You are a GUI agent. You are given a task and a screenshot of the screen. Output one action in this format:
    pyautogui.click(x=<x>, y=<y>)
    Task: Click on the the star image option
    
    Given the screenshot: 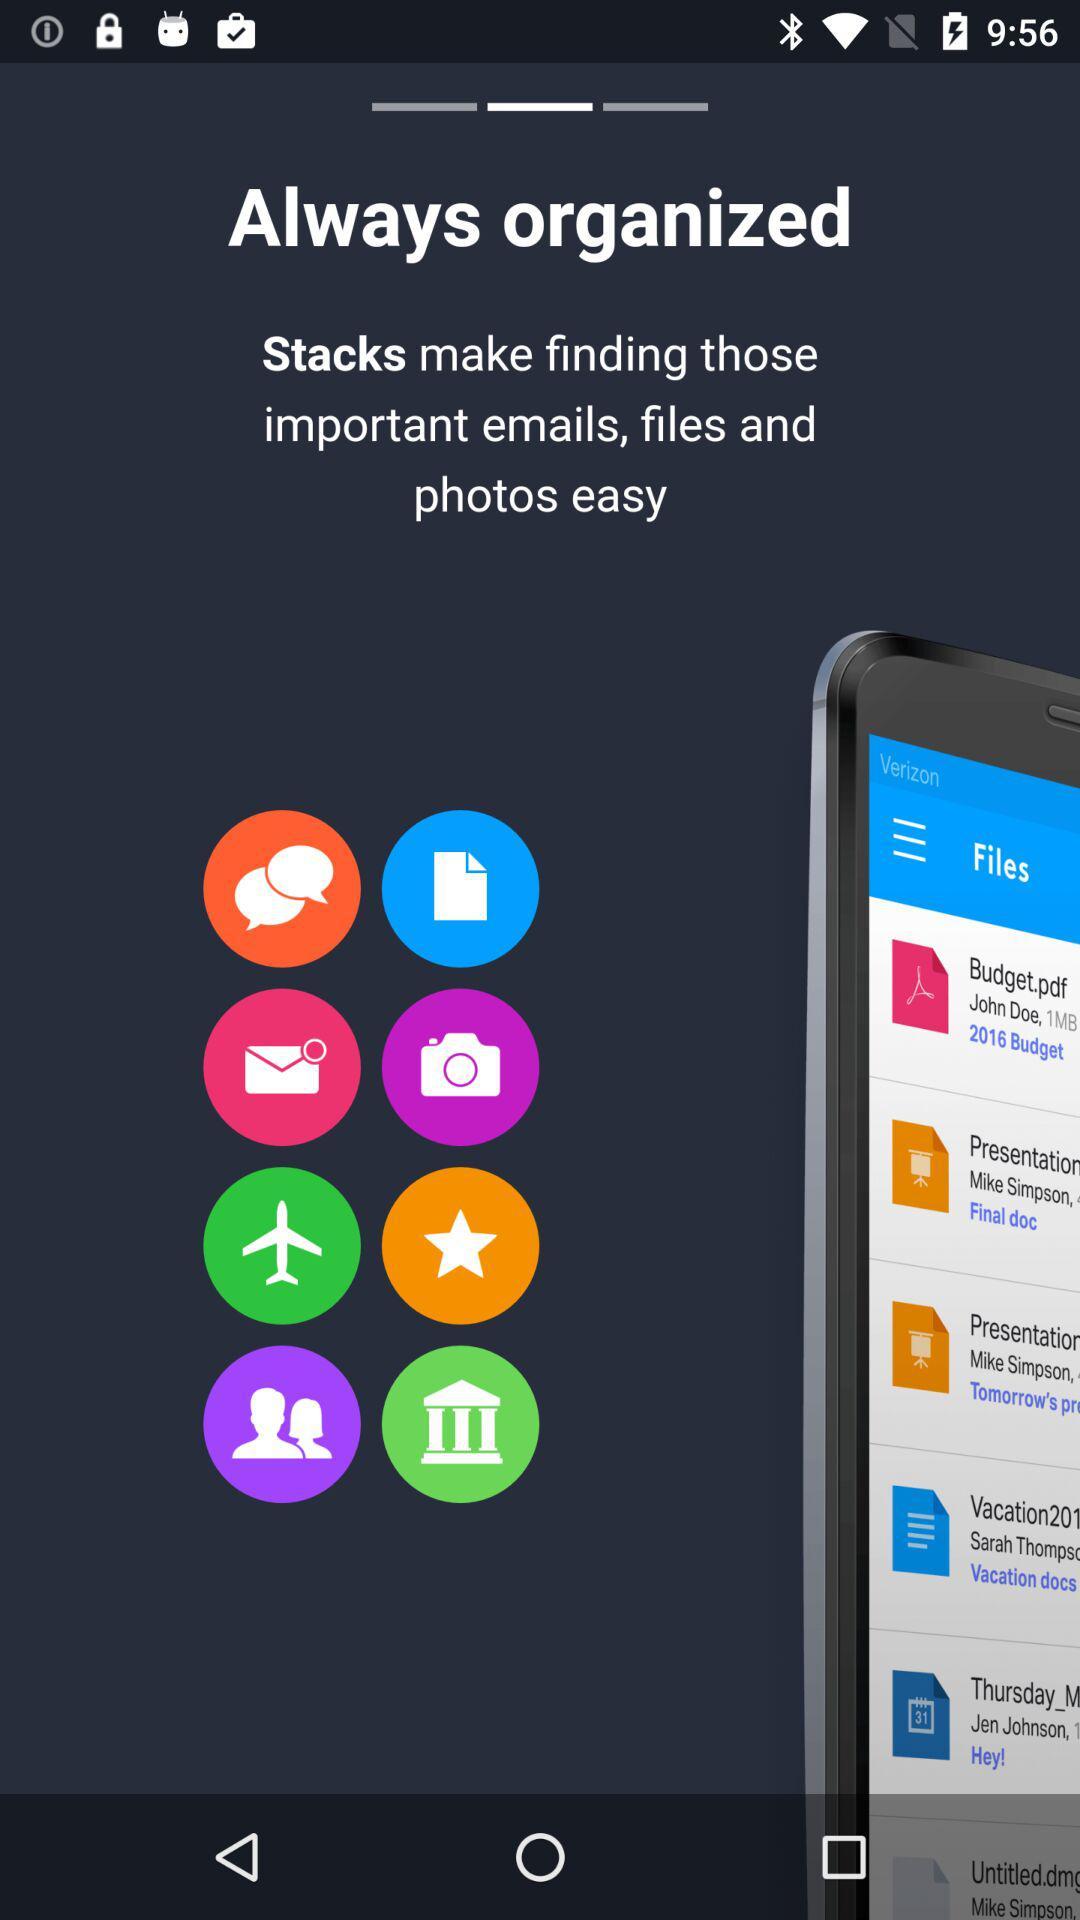 What is the action you would take?
    pyautogui.click(x=460, y=1245)
    